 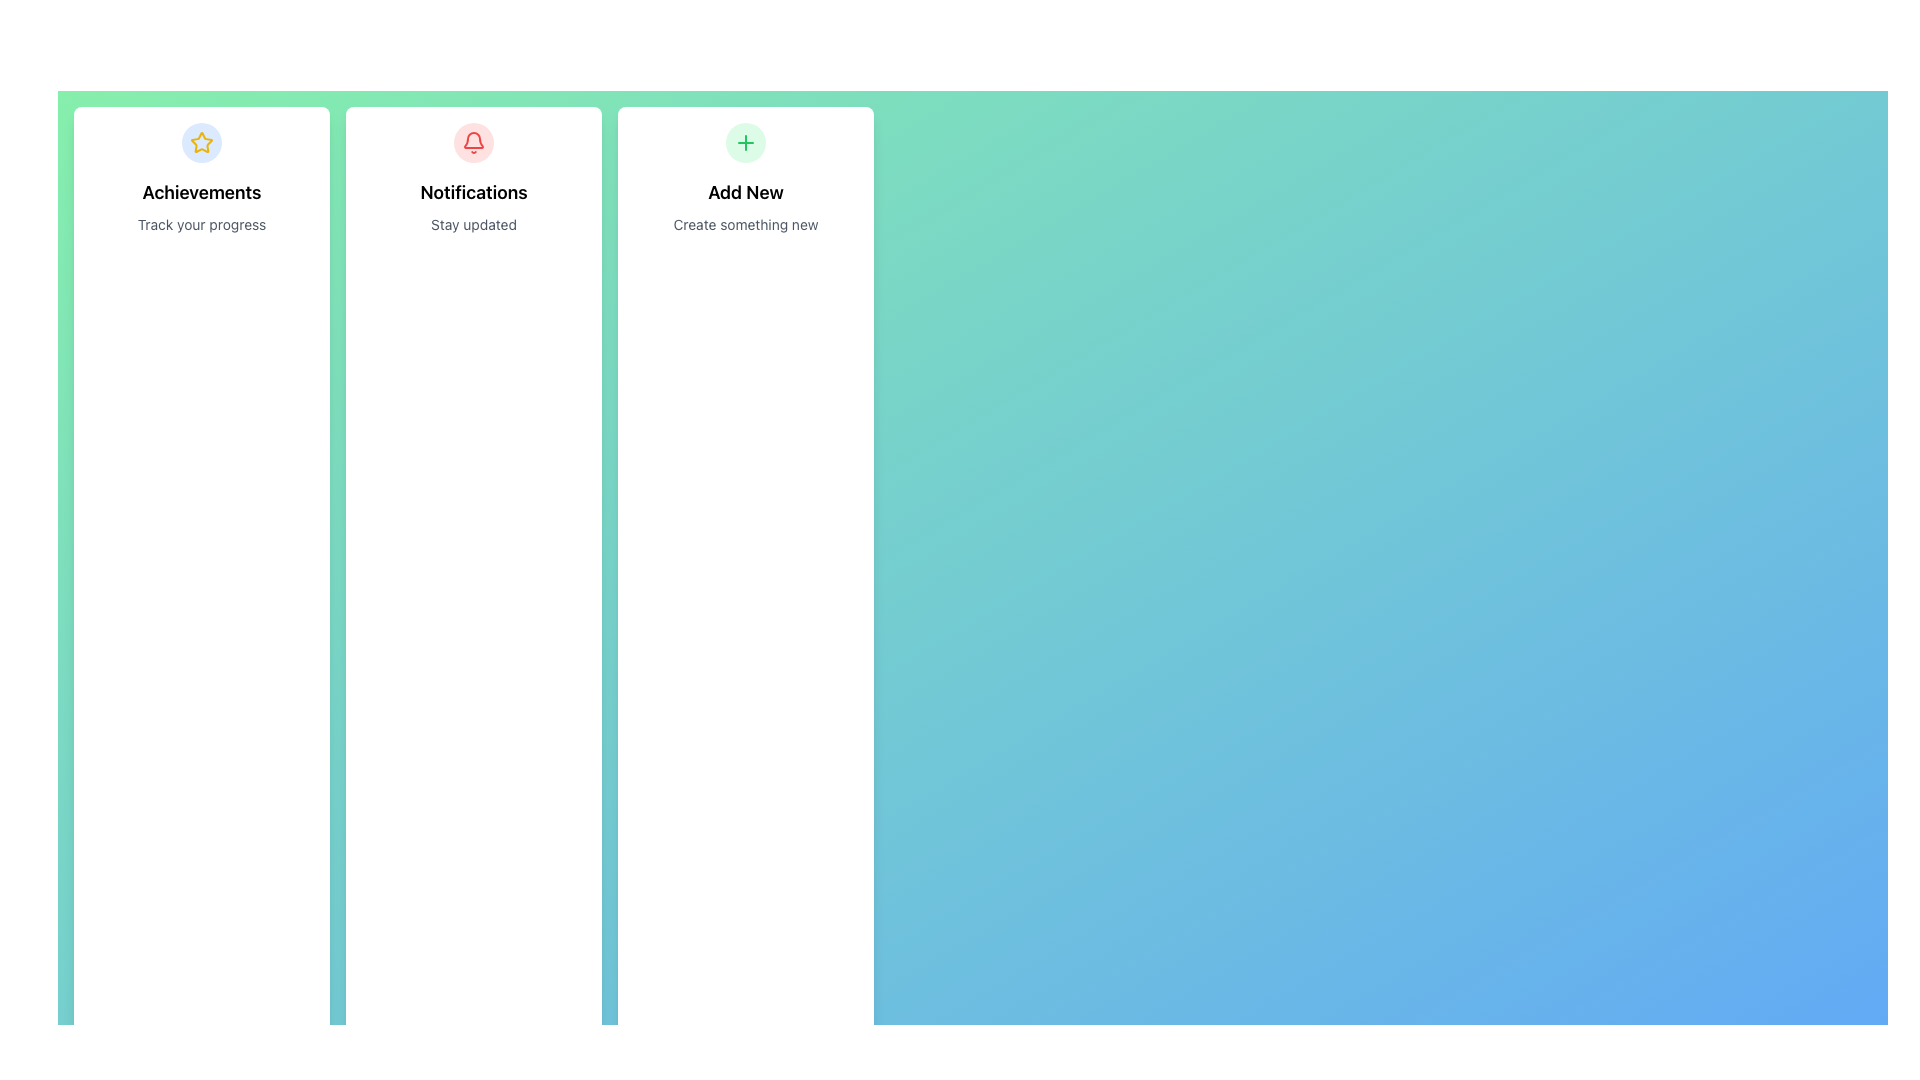 What do you see at coordinates (473, 139) in the screenshot?
I see `the SVG bell icon representing the 'Notifications' section, which is positioned in the middle of the three cards on the page` at bounding box center [473, 139].